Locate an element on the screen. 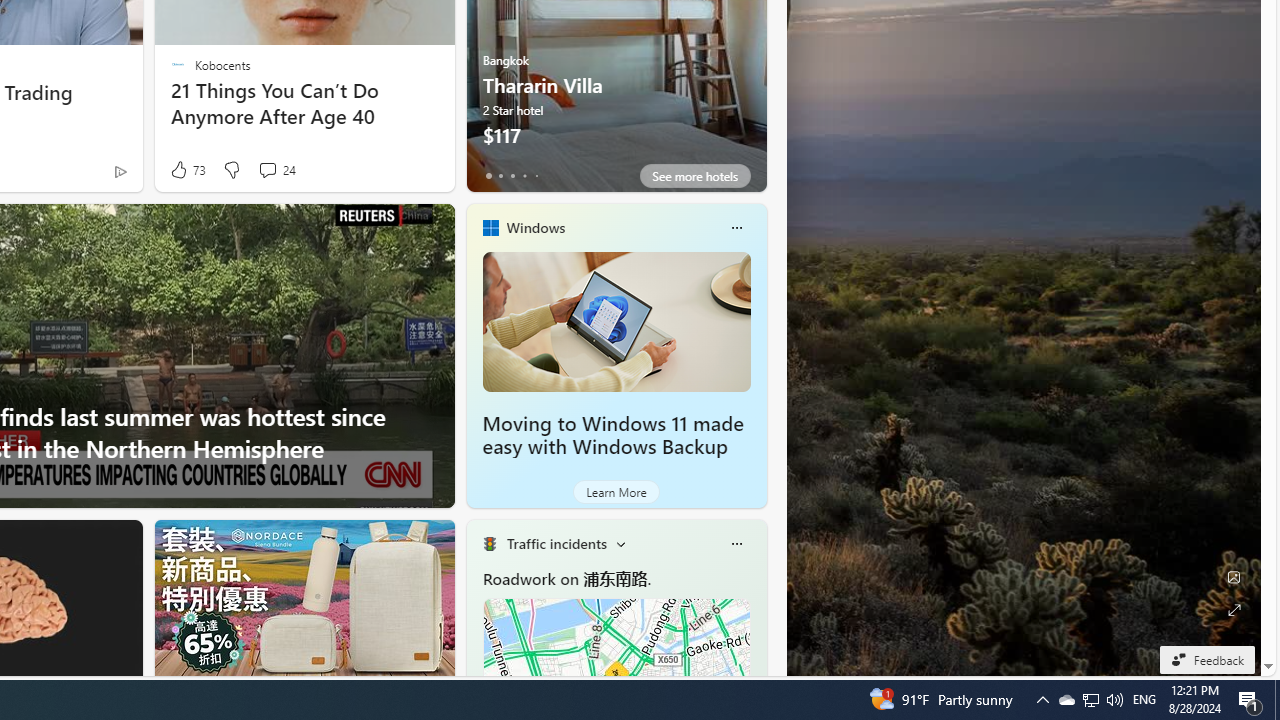 This screenshot has width=1280, height=720. '73 Like' is located at coordinates (186, 169).